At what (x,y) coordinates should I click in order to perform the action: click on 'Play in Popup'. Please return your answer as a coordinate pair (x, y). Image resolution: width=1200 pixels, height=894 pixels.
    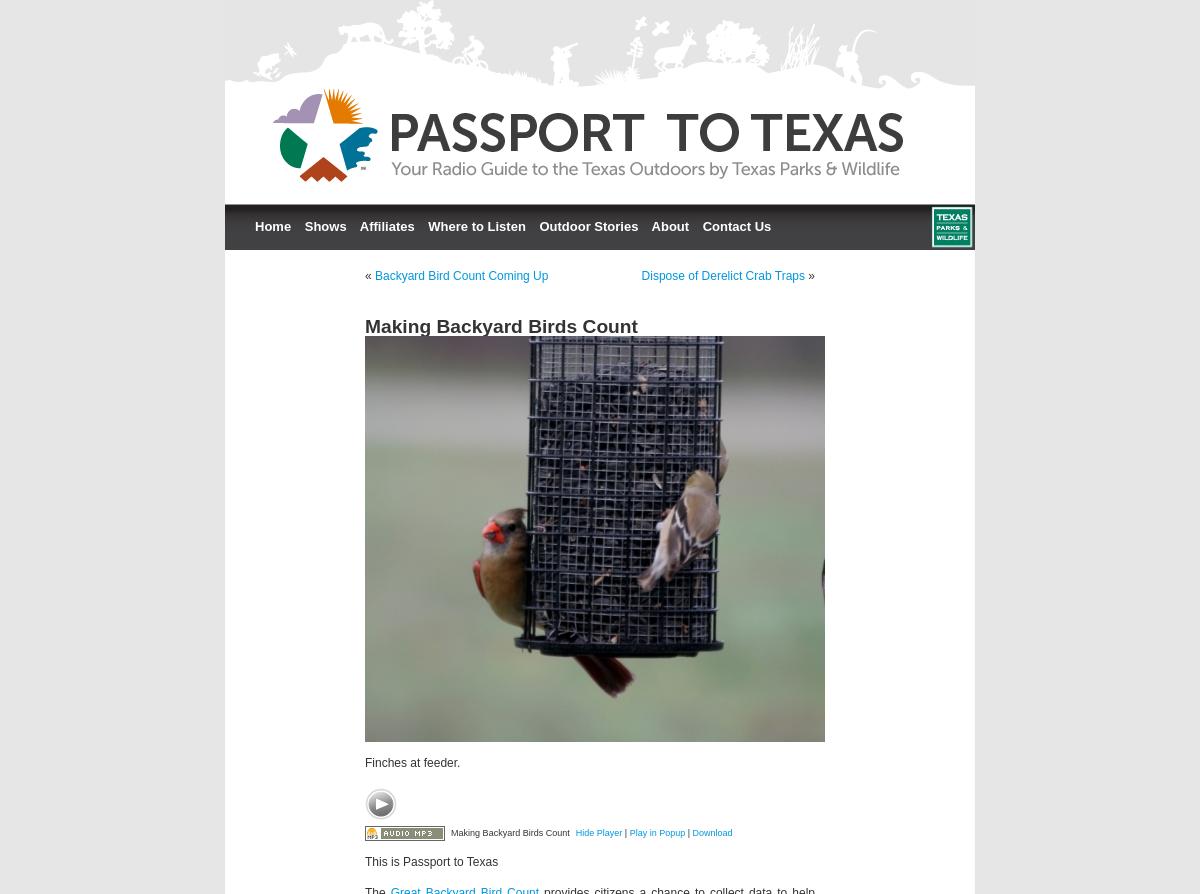
    Looking at the image, I should click on (629, 830).